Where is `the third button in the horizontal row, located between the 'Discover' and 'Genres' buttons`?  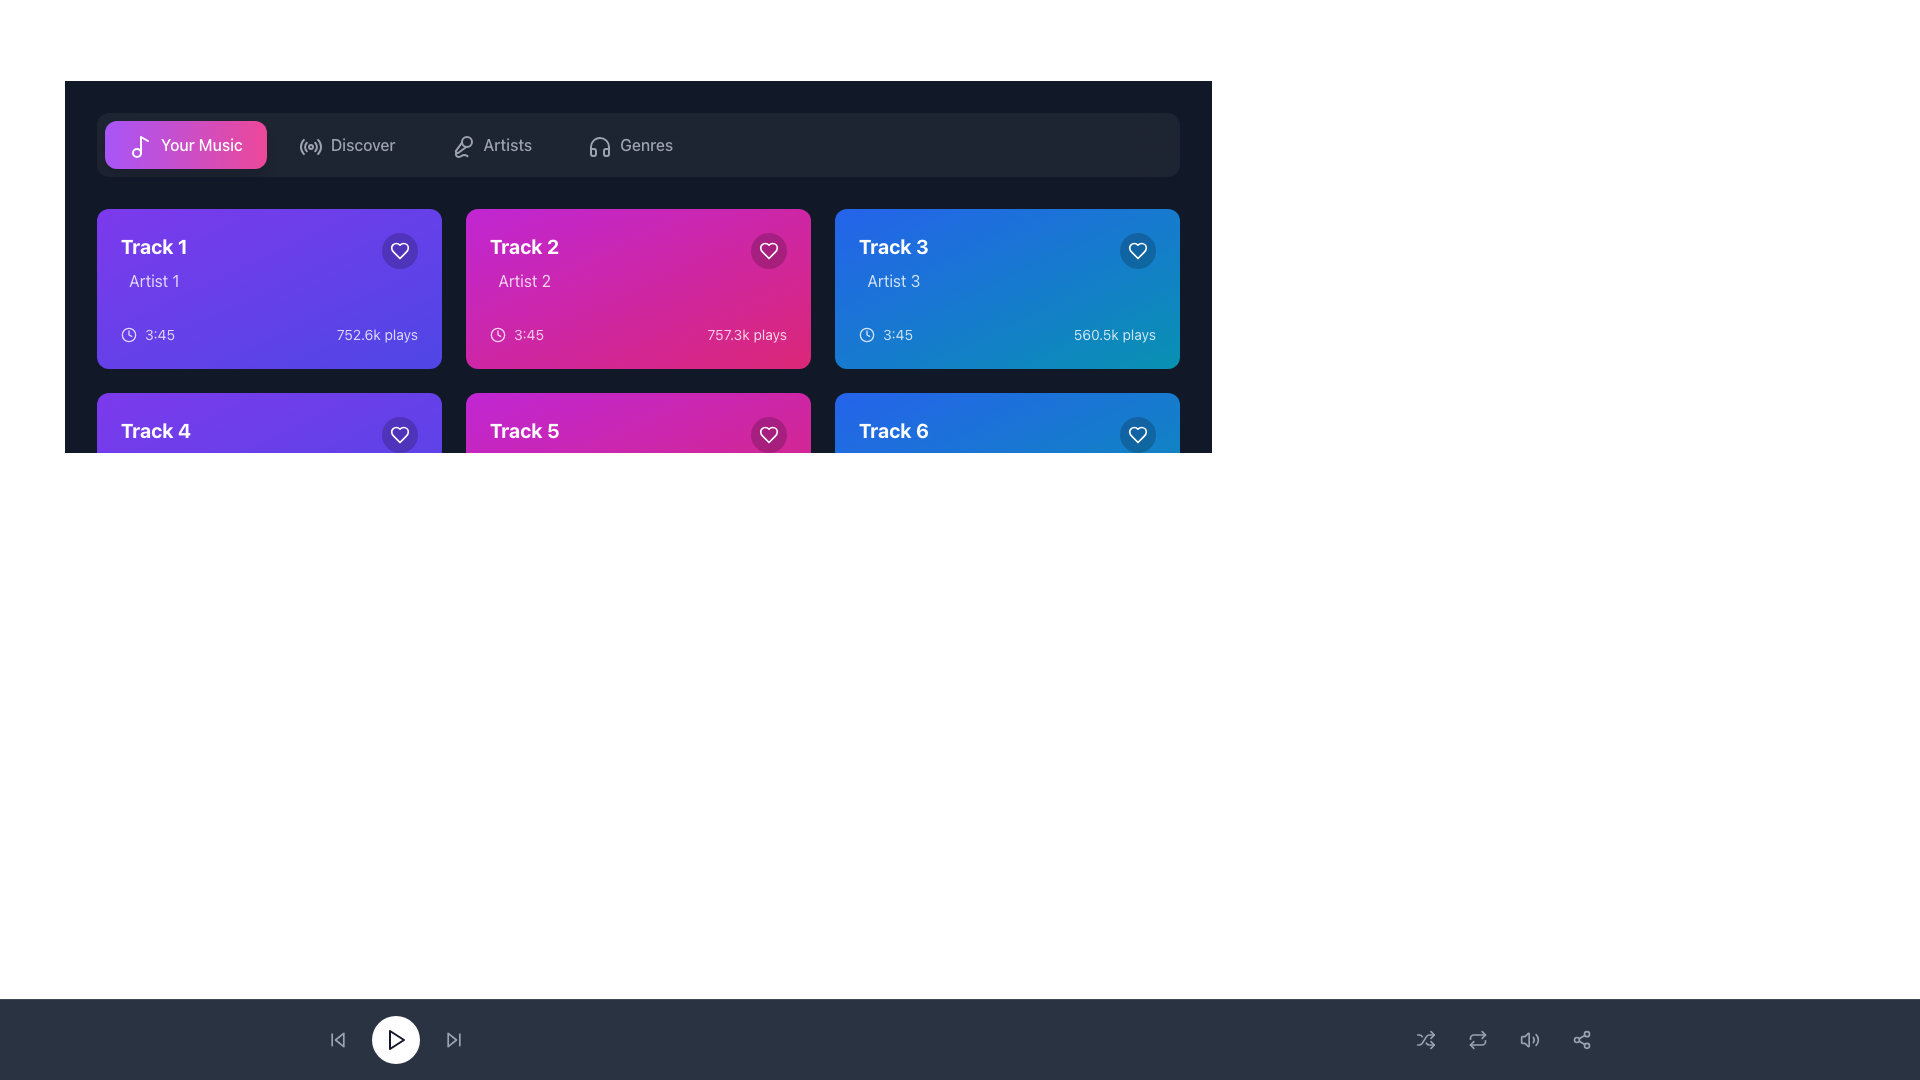 the third button in the horizontal row, located between the 'Discover' and 'Genres' buttons is located at coordinates (491, 144).